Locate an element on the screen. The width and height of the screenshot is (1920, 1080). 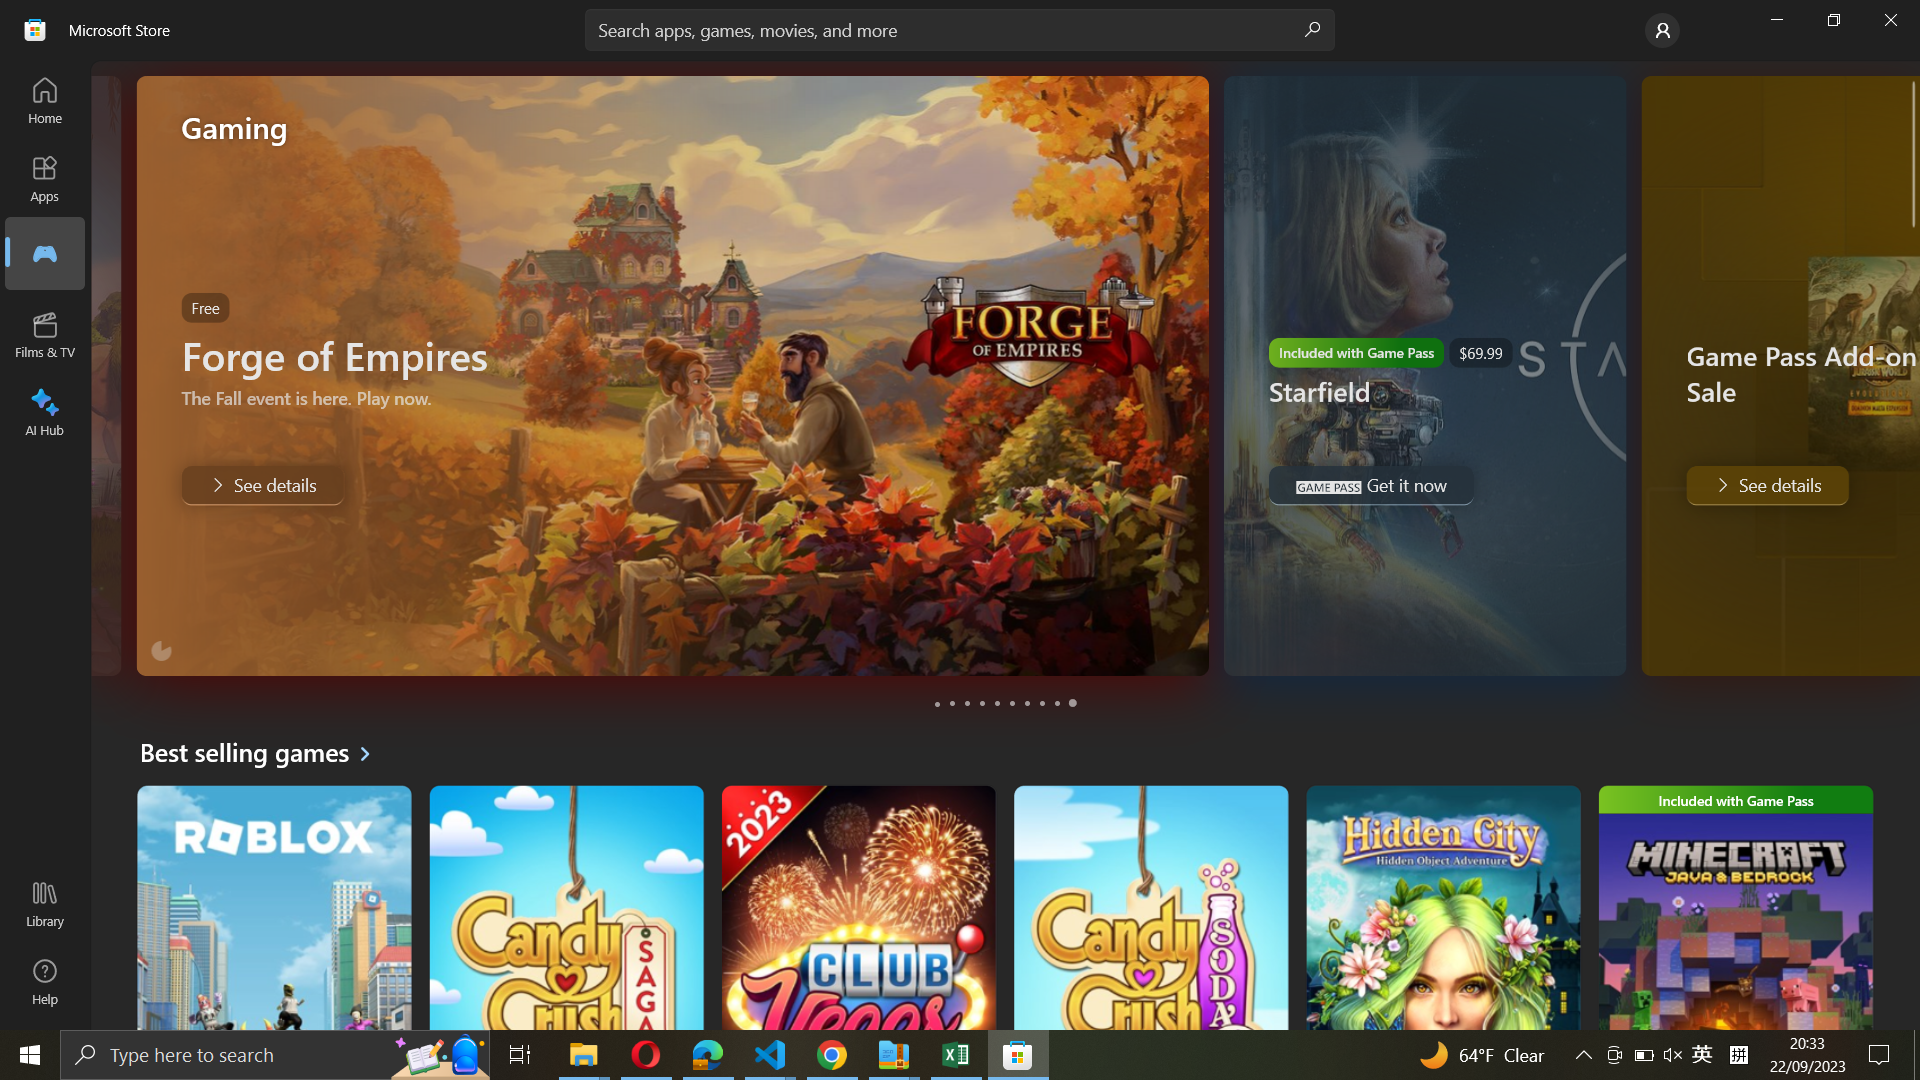
Go to Best selling games is located at coordinates (262, 752).